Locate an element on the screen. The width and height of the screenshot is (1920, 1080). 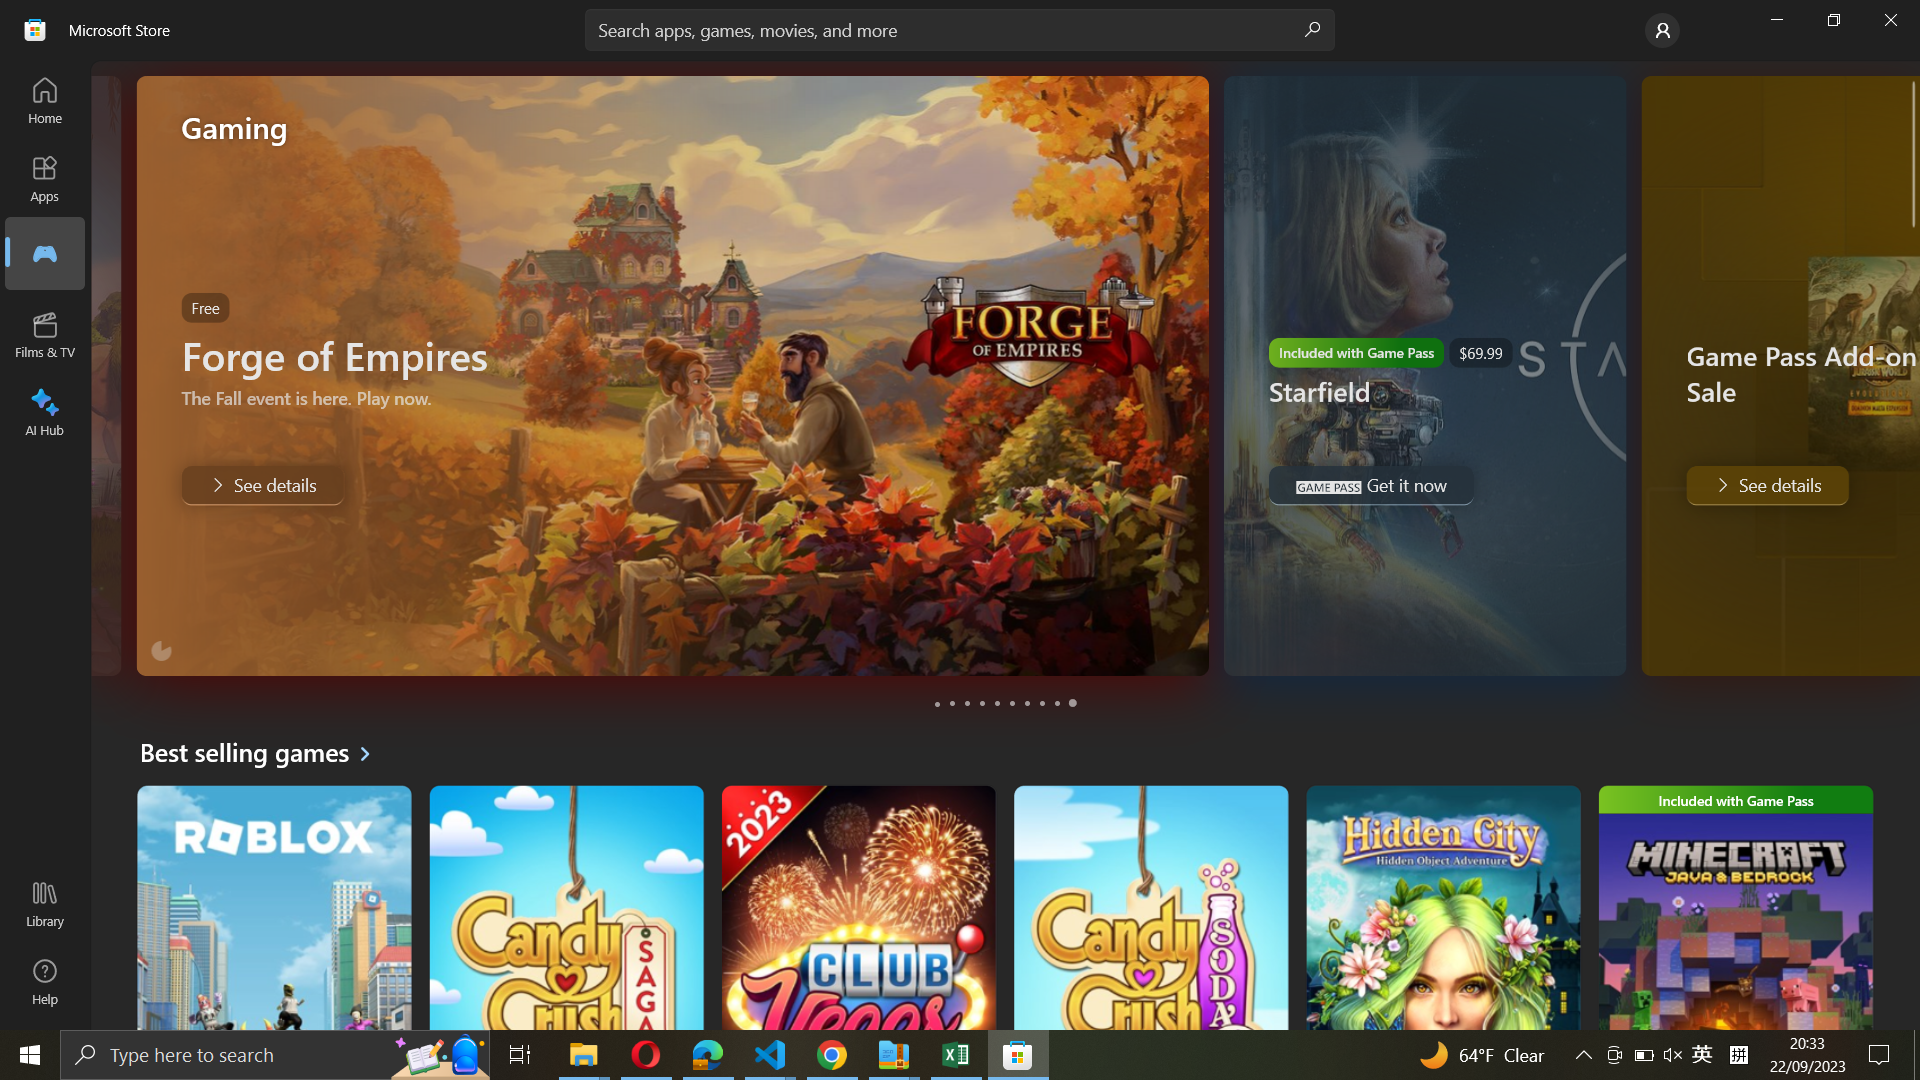
Go to Best selling games is located at coordinates (262, 752).